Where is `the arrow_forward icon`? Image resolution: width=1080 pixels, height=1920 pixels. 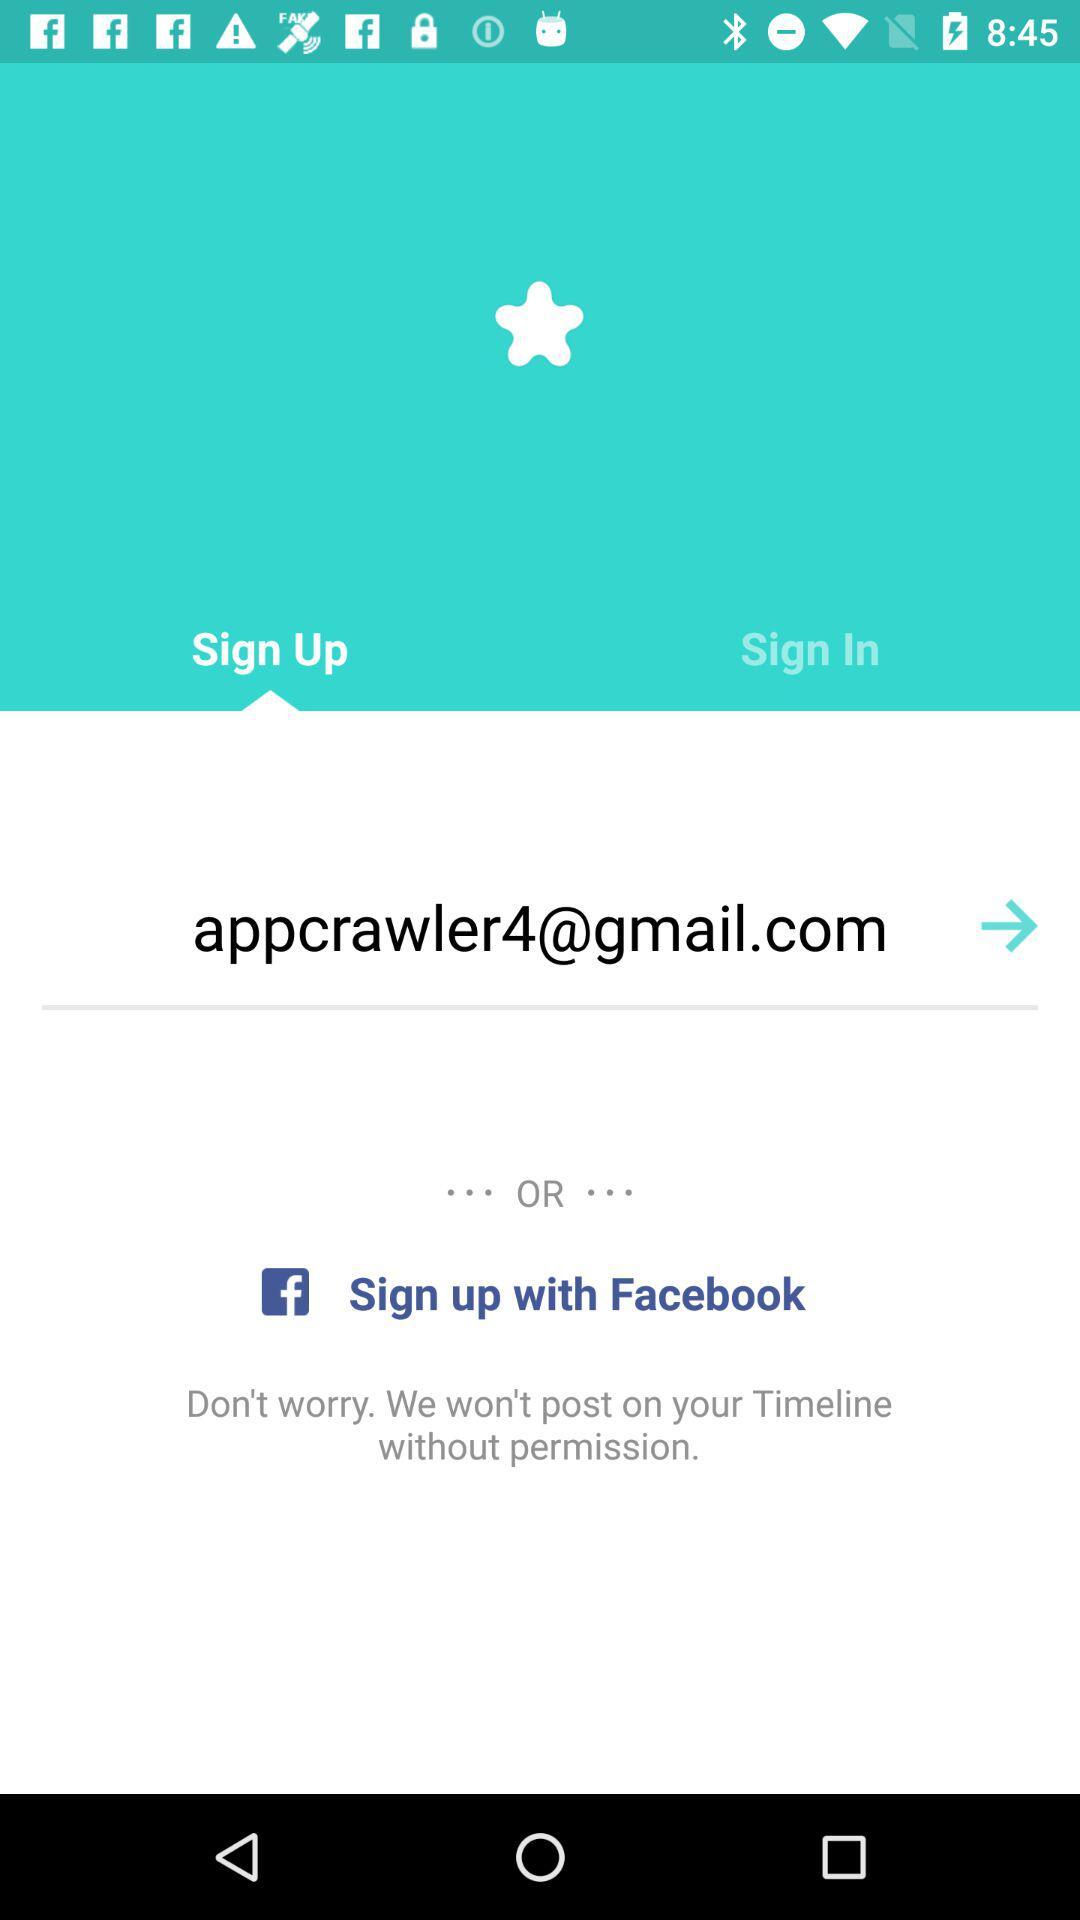 the arrow_forward icon is located at coordinates (1009, 924).